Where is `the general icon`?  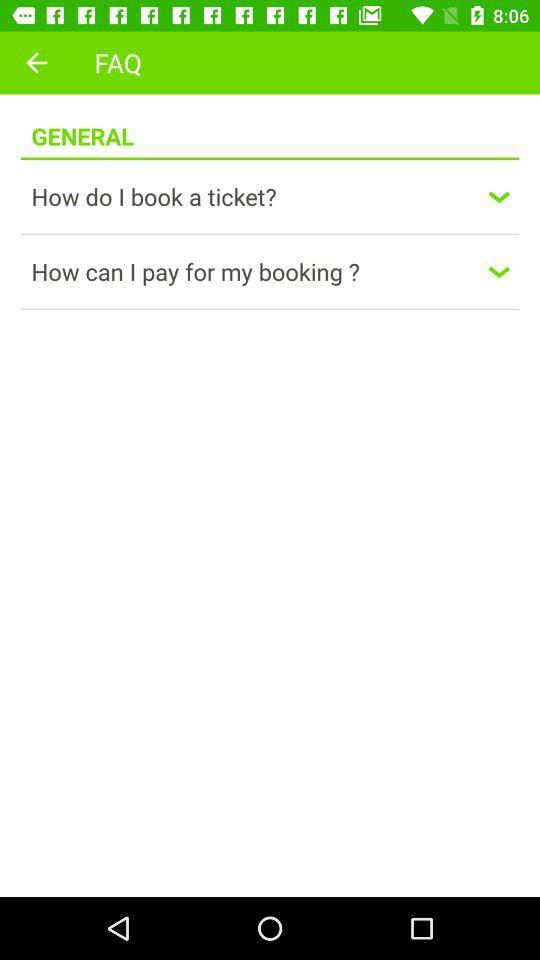 the general icon is located at coordinates (81, 125).